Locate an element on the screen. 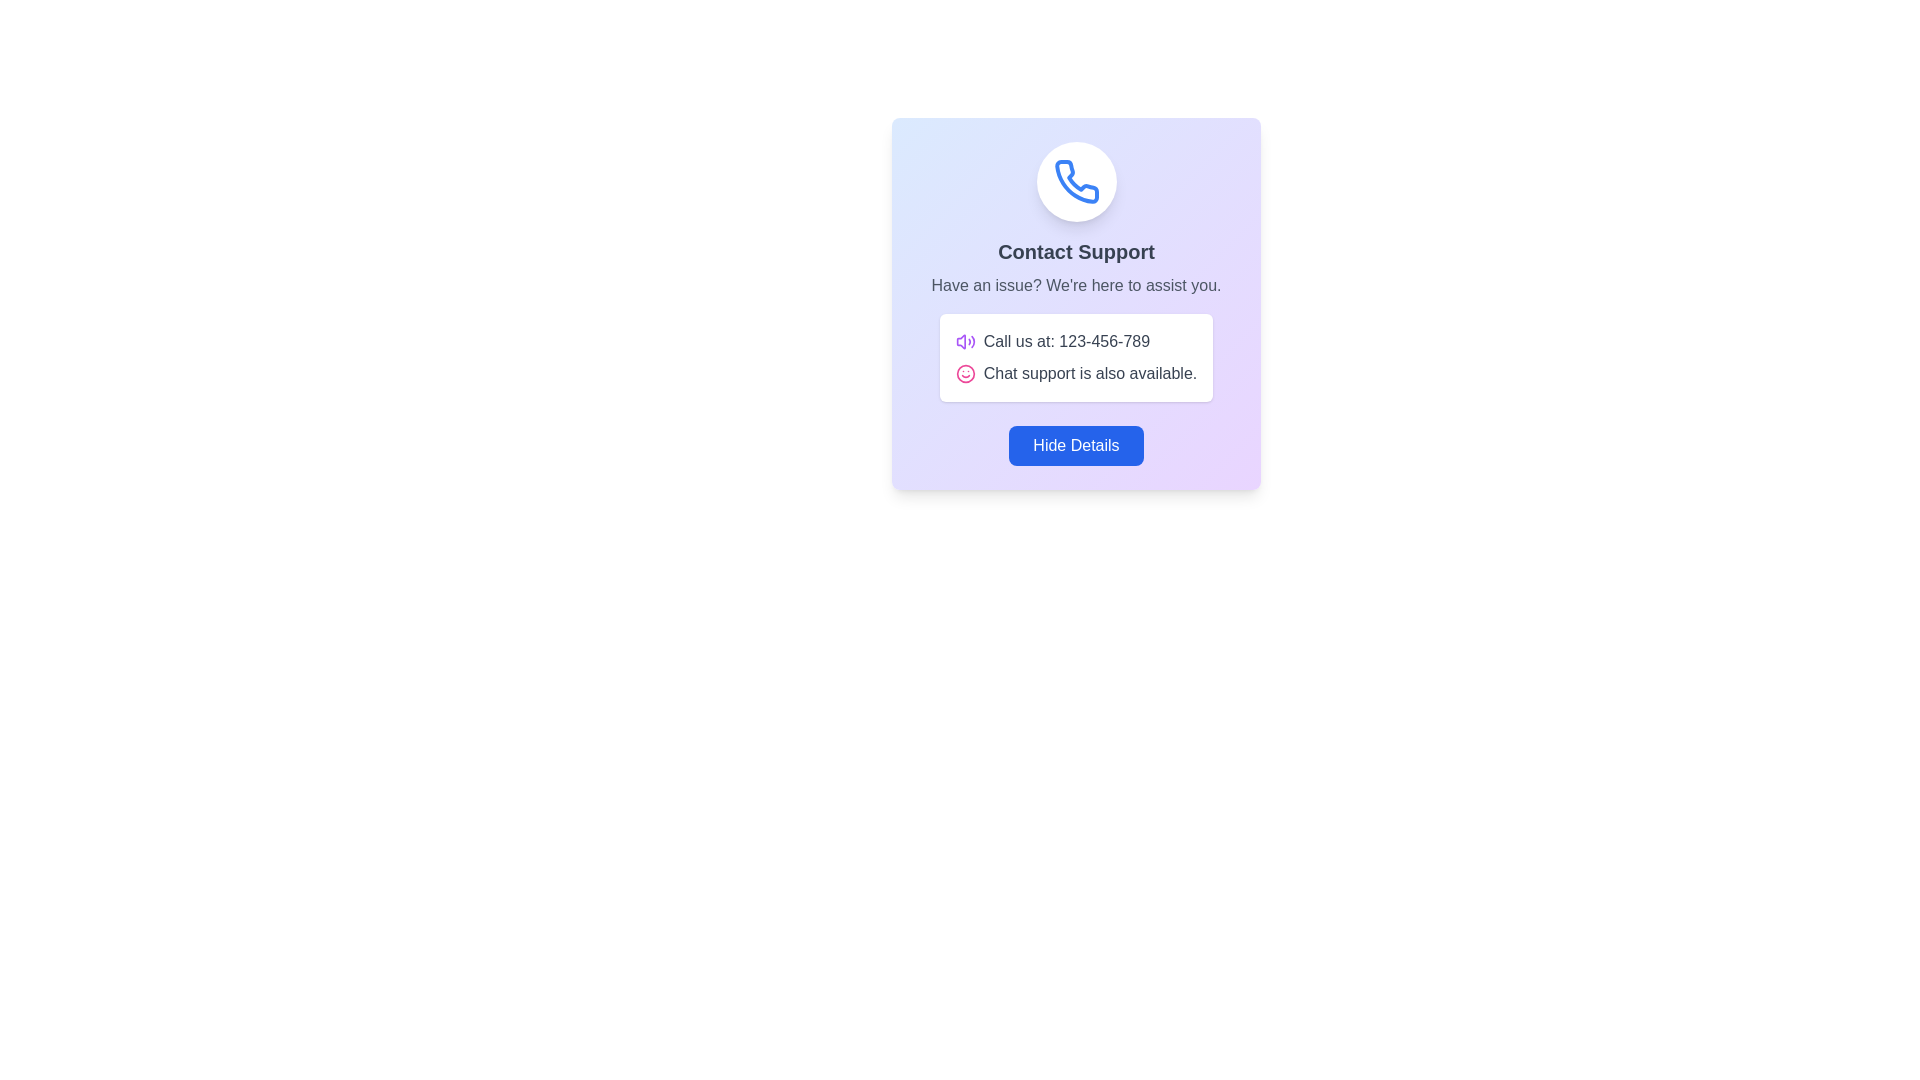 Image resolution: width=1920 pixels, height=1080 pixels. the audio or notification icon located to the left of the text 'Call us at: 123-456-789' in the 'Contact Support' pop-up layout is located at coordinates (965, 341).